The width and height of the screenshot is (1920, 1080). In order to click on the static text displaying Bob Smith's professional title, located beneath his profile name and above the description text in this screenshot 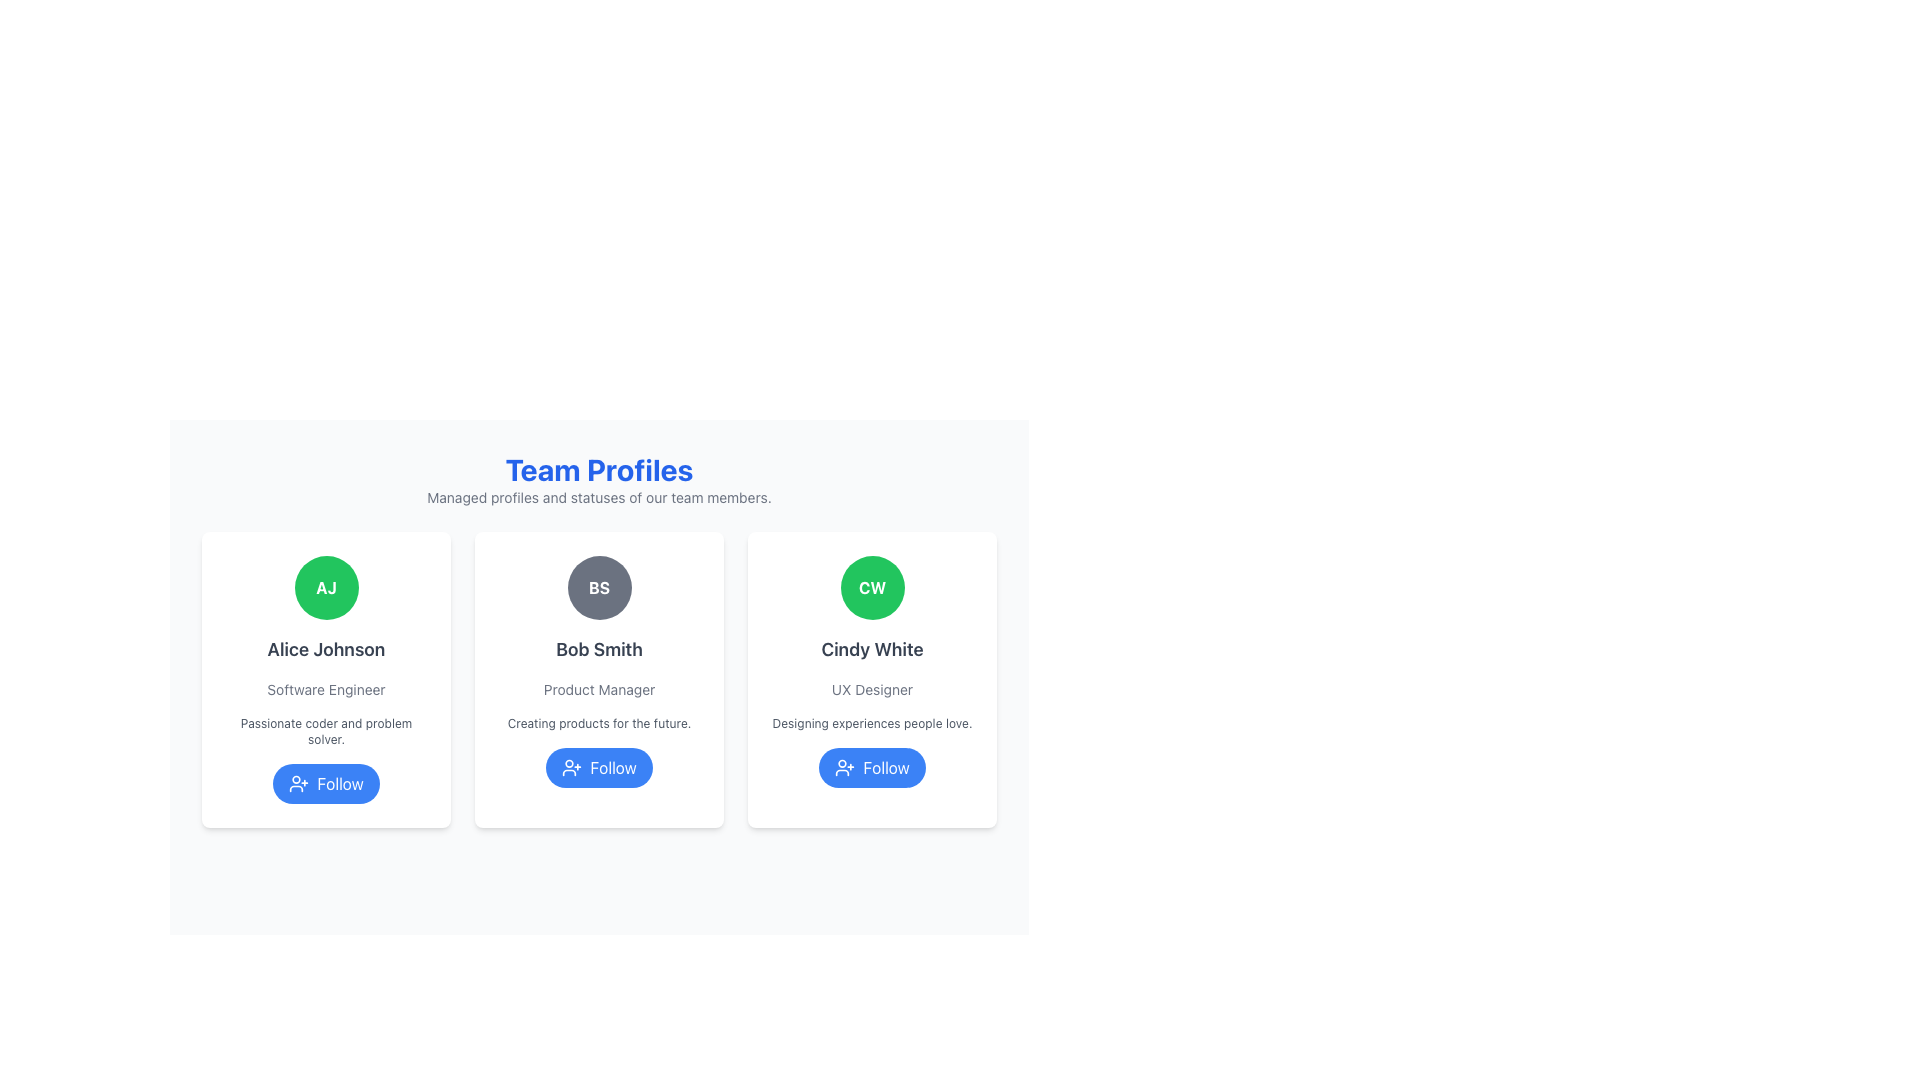, I will do `click(598, 689)`.